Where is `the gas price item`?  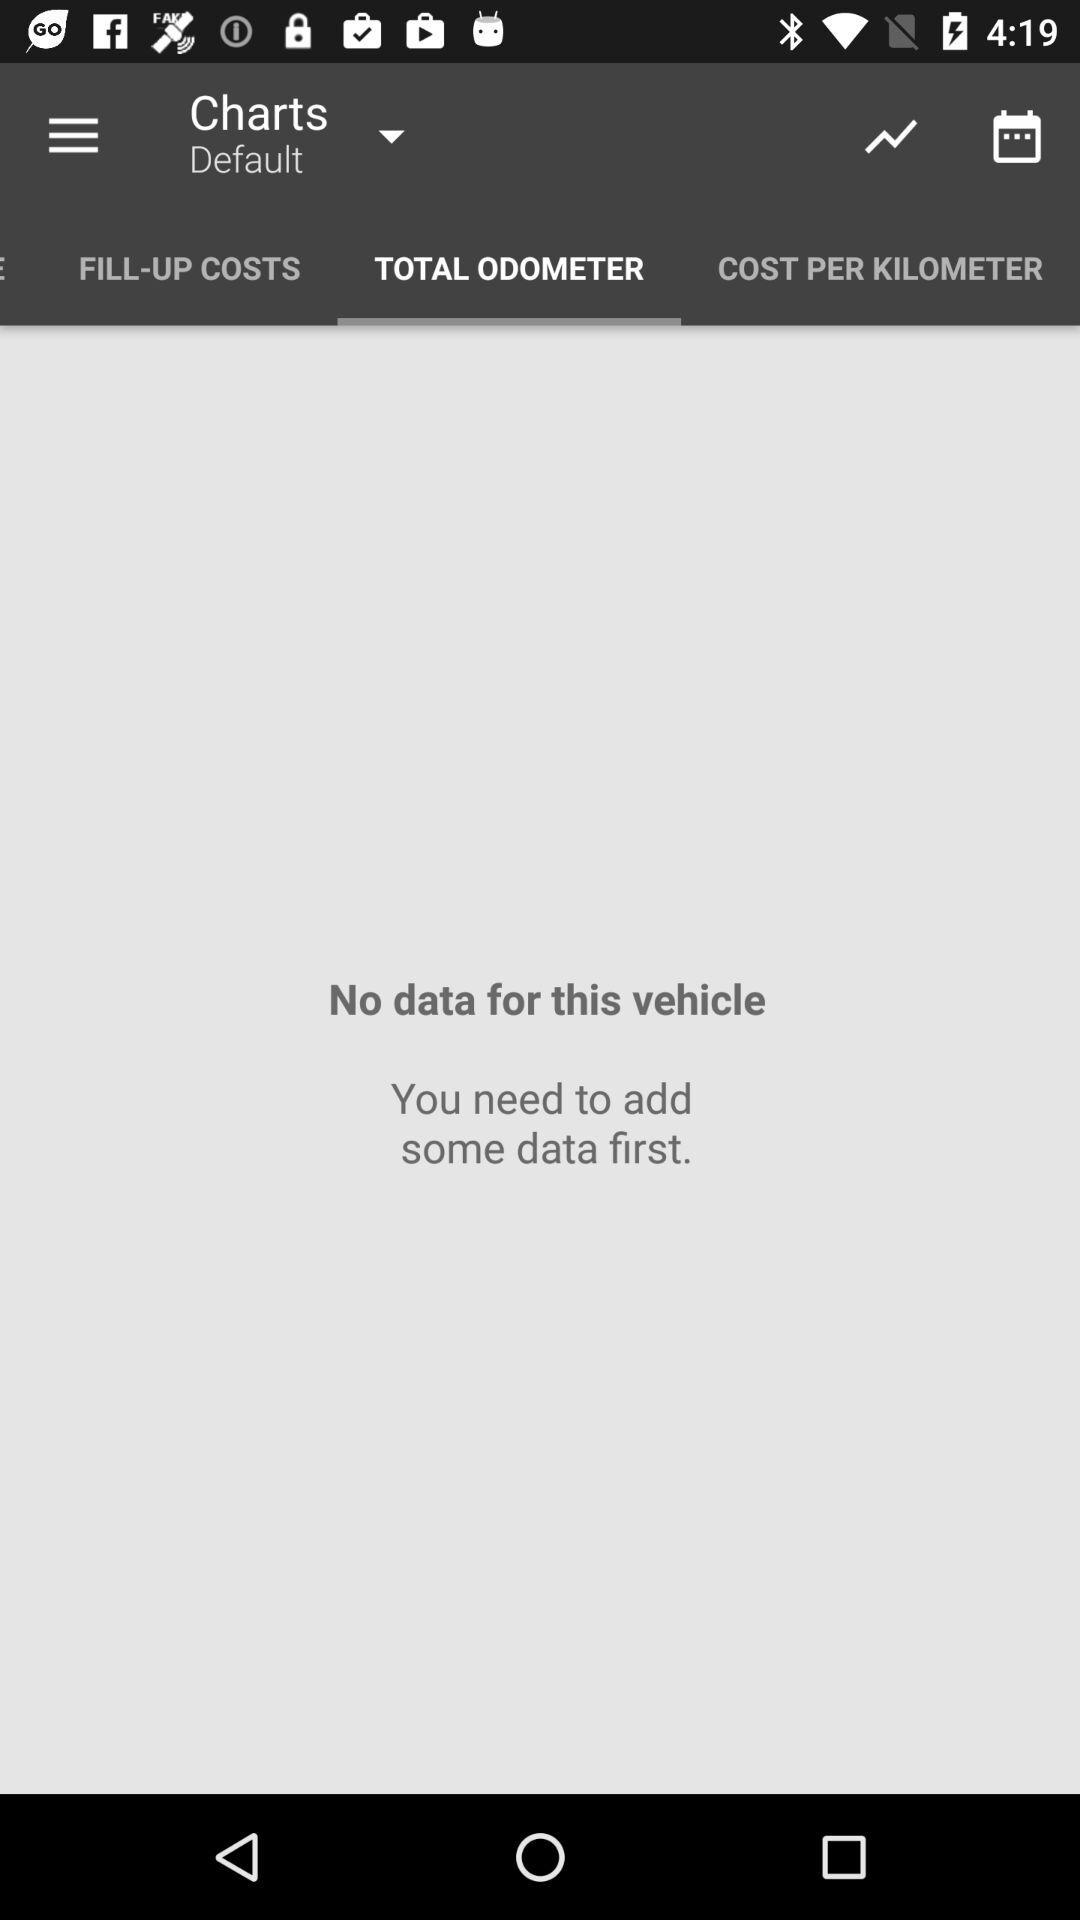
the gas price item is located at coordinates (20, 266).